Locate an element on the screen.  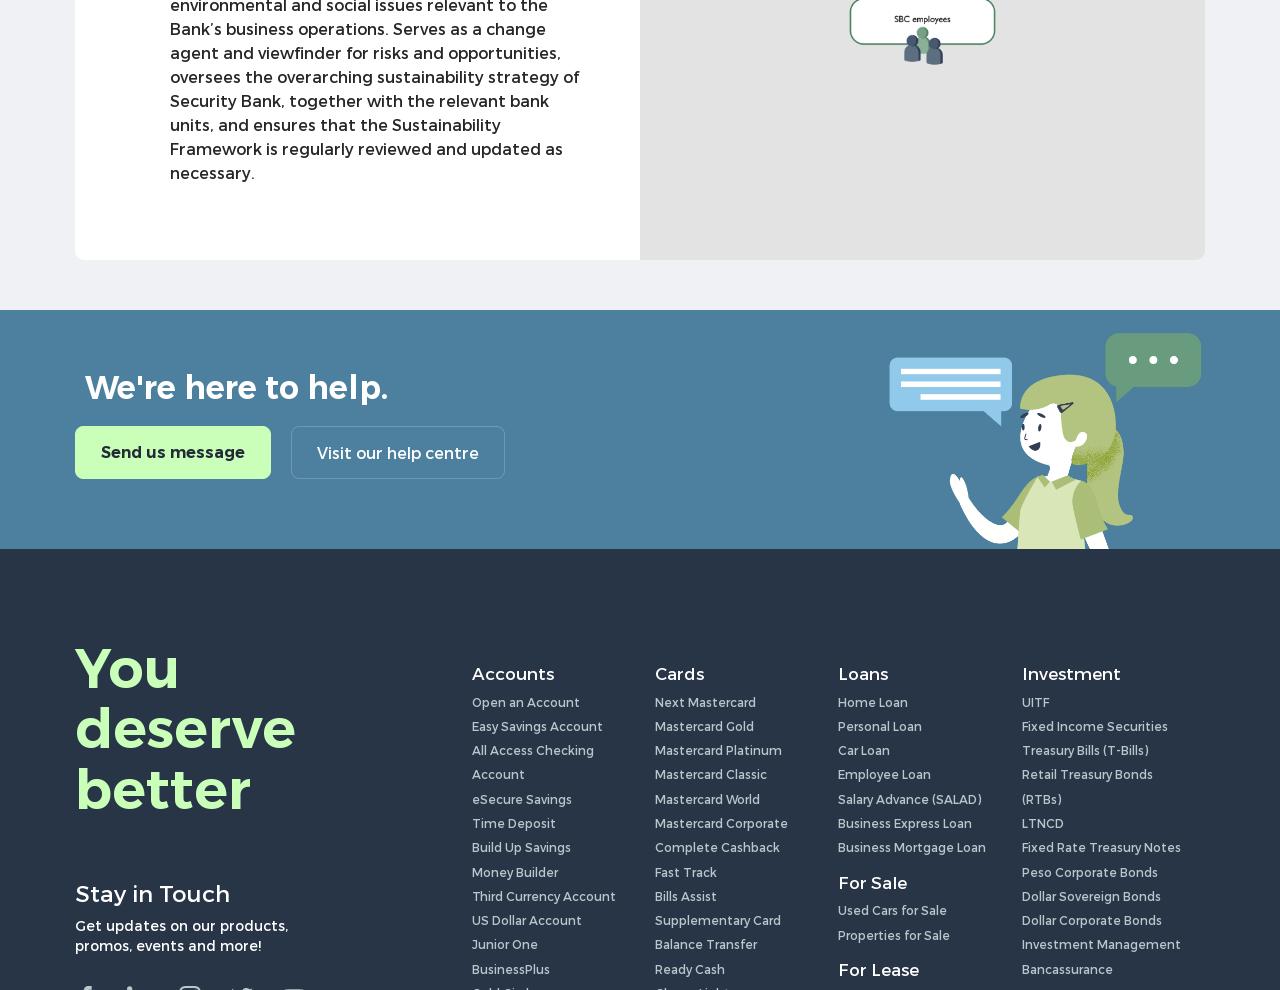
'Properties for Sale' is located at coordinates (838, 932).